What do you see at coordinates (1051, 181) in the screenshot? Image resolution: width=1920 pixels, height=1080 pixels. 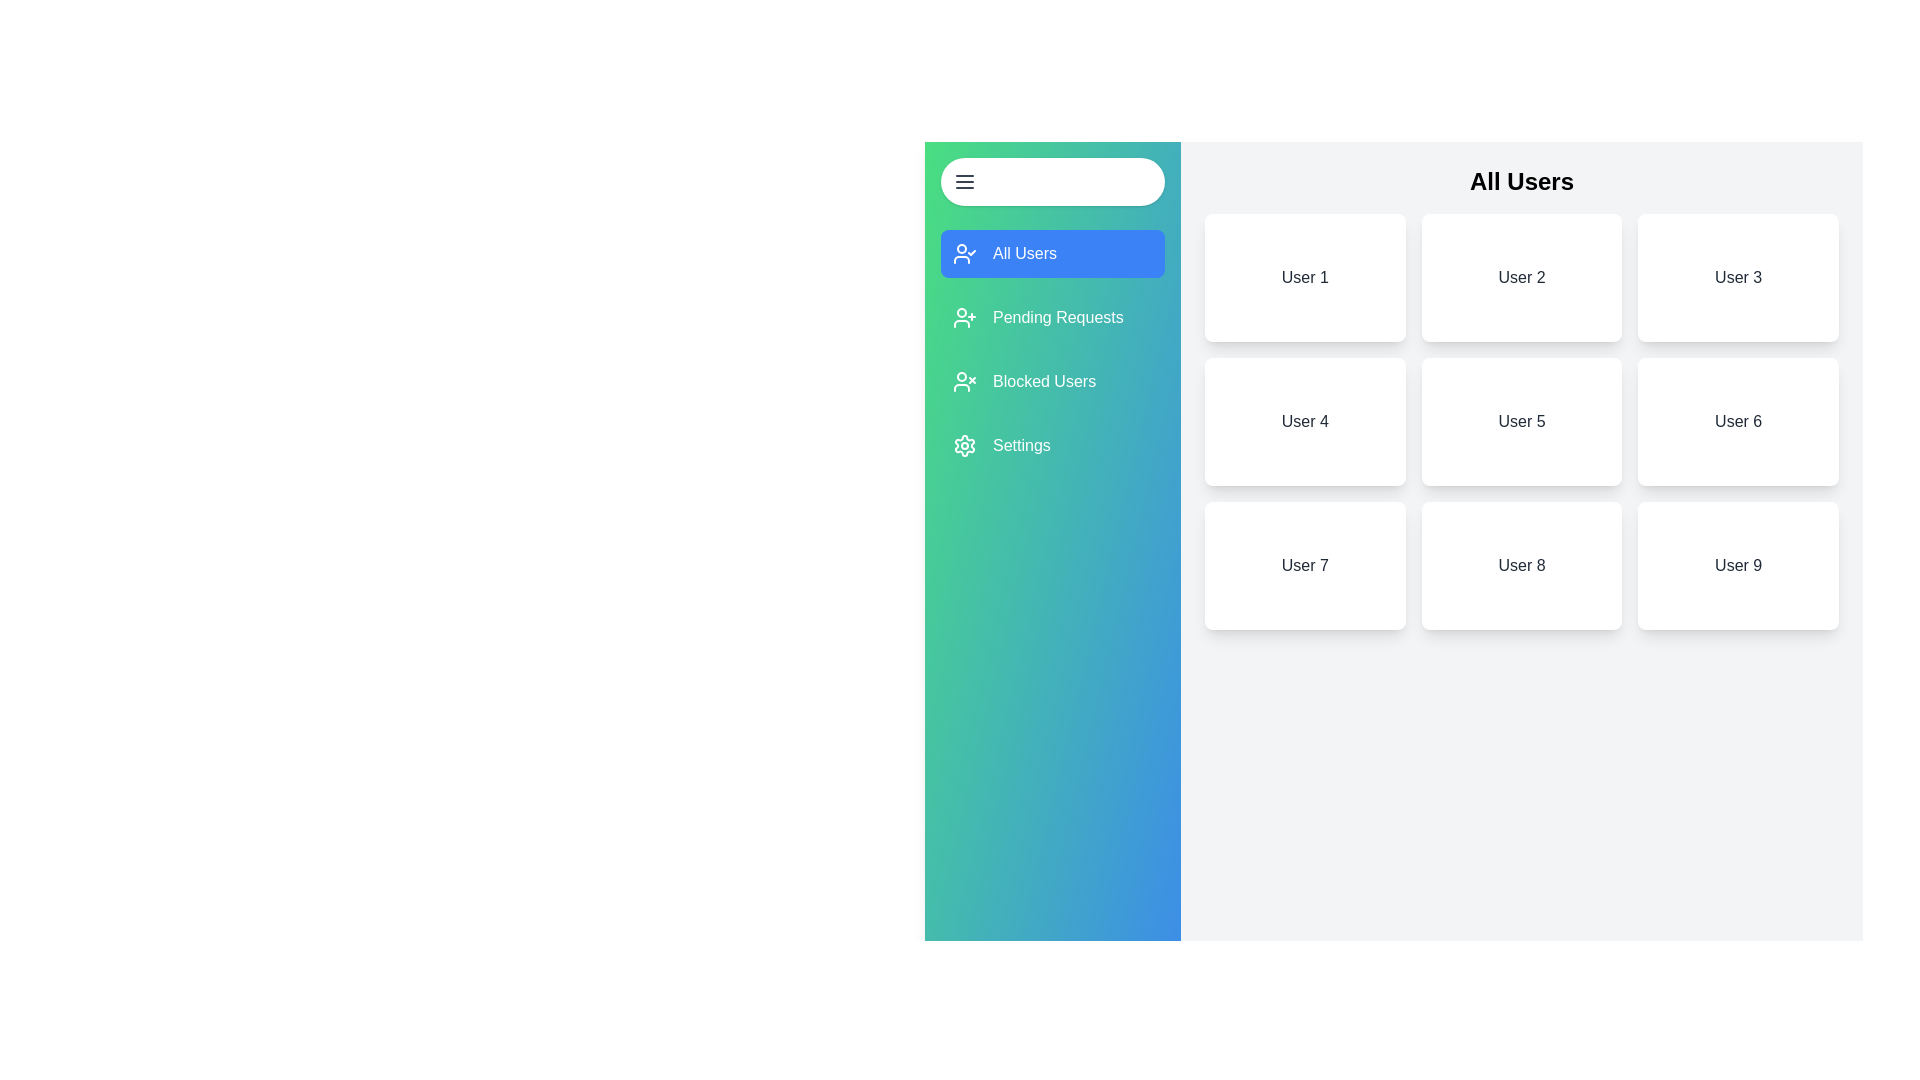 I see `toggle button to open or close the drawer` at bounding box center [1051, 181].